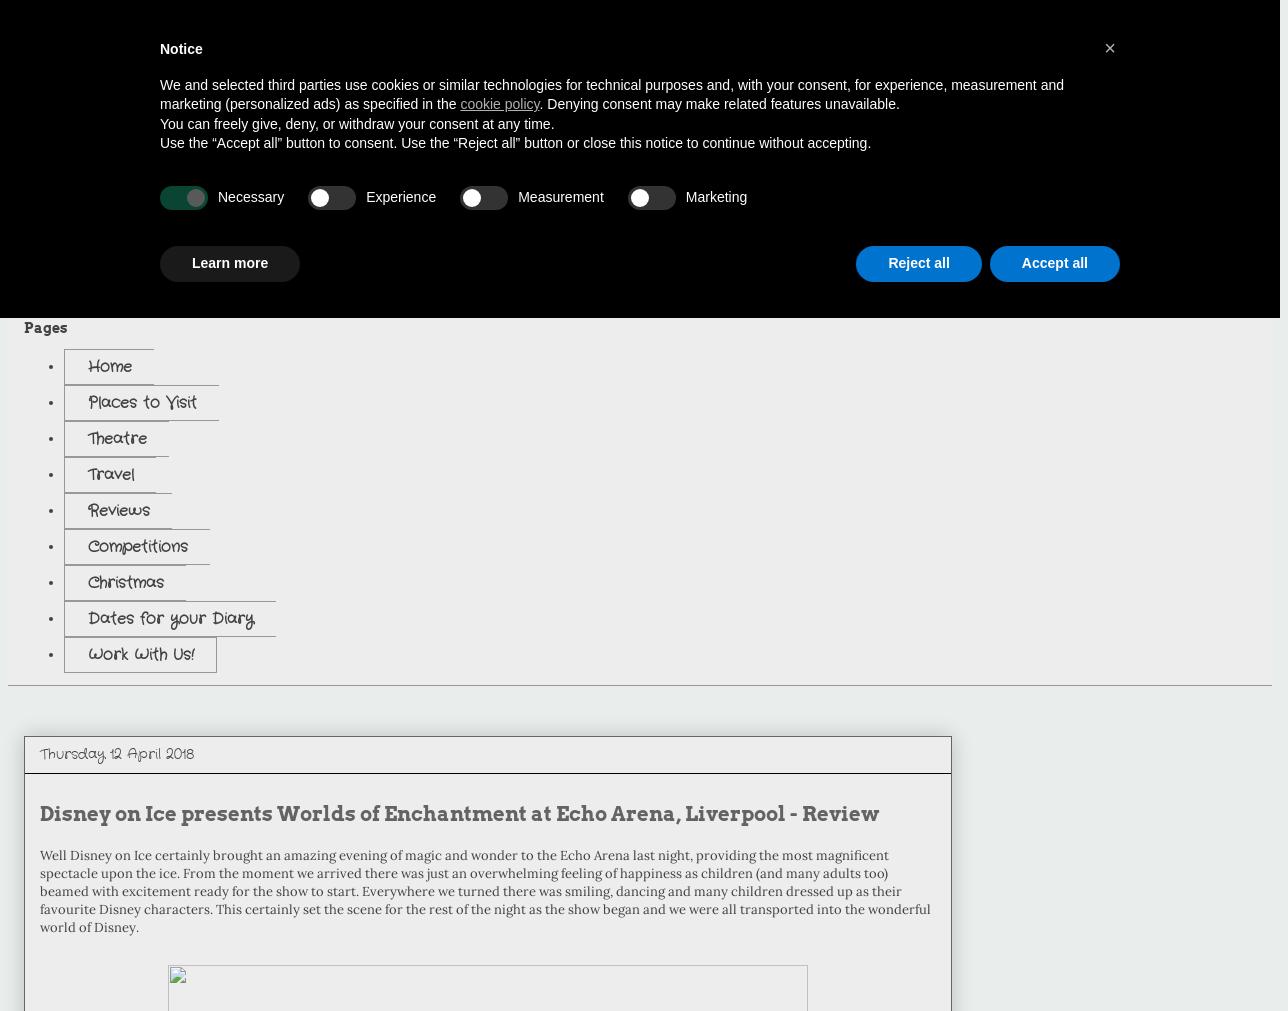  I want to click on 'cookie policy', so click(499, 103).